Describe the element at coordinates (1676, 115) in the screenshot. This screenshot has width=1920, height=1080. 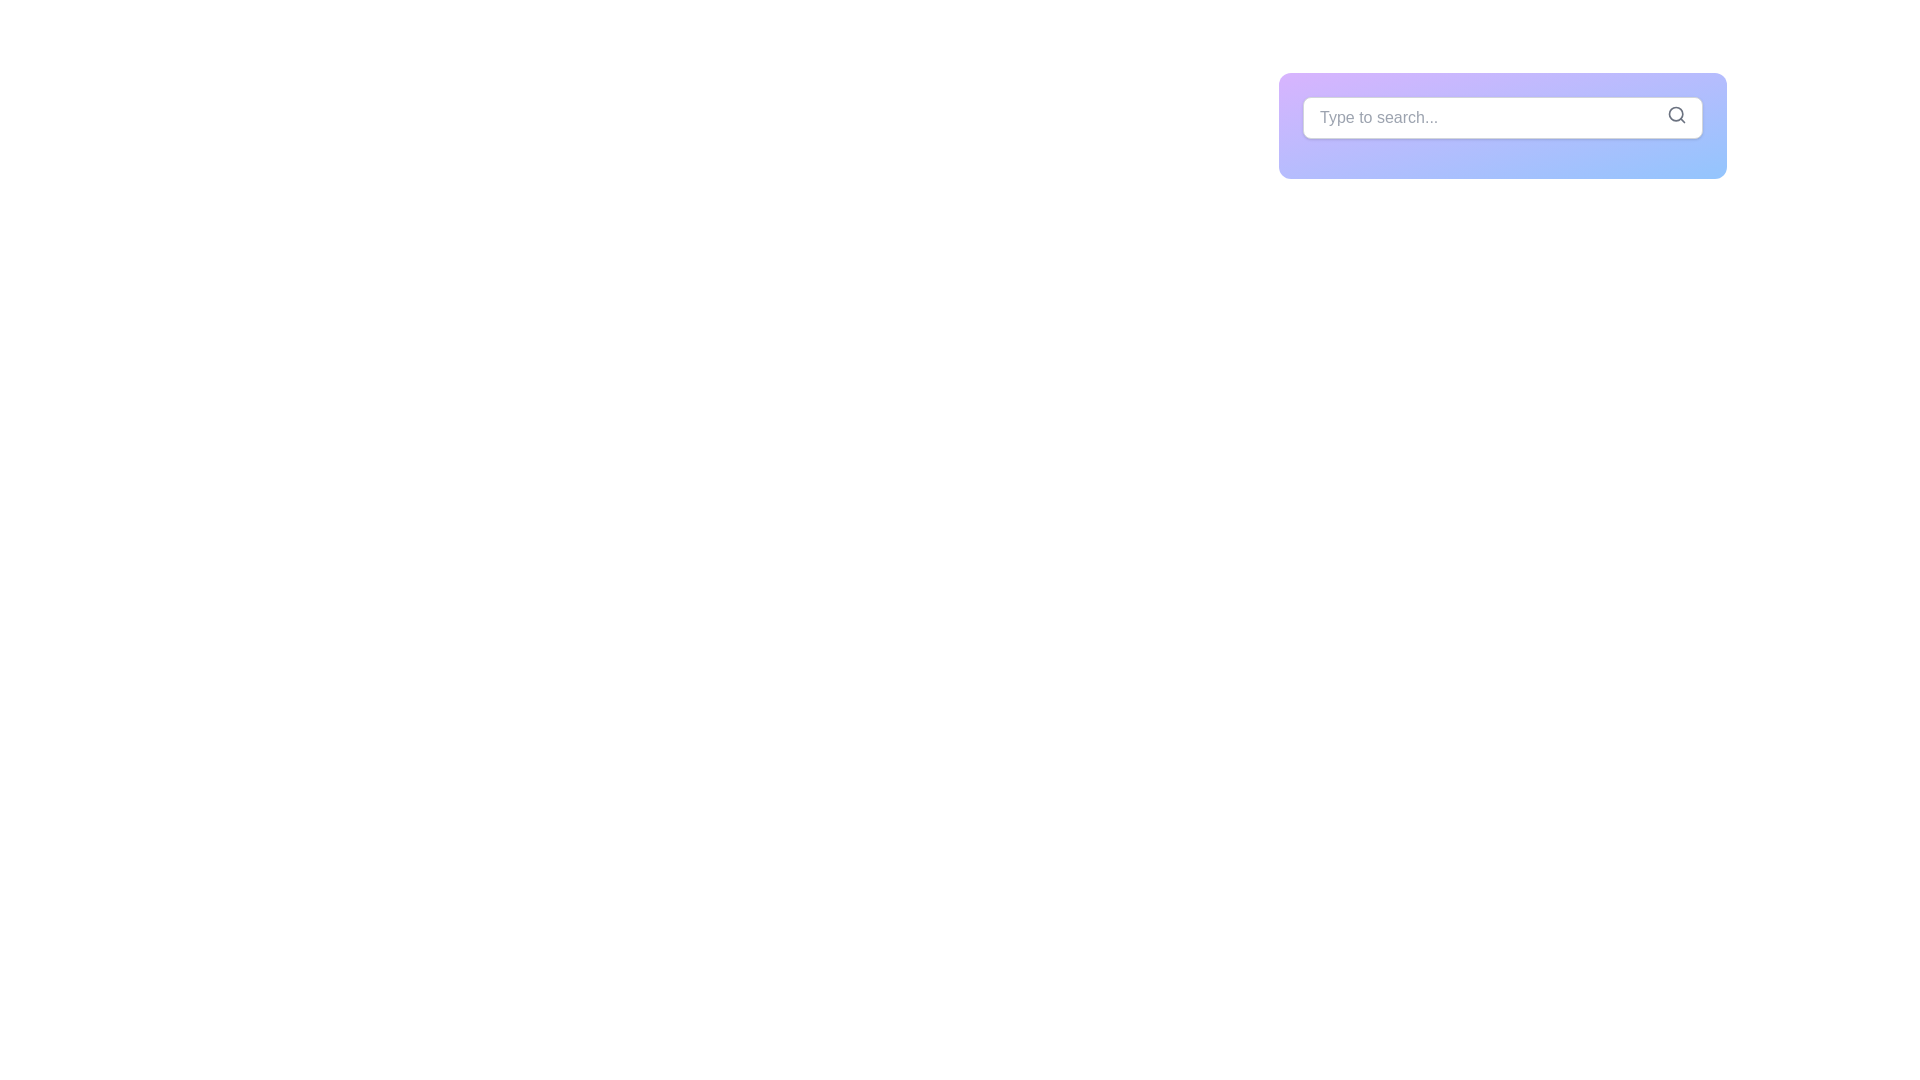
I see `the search icon, which is a circular button with a handle resembling a magnifying glass, located at the top-right corner of the search input box` at that location.